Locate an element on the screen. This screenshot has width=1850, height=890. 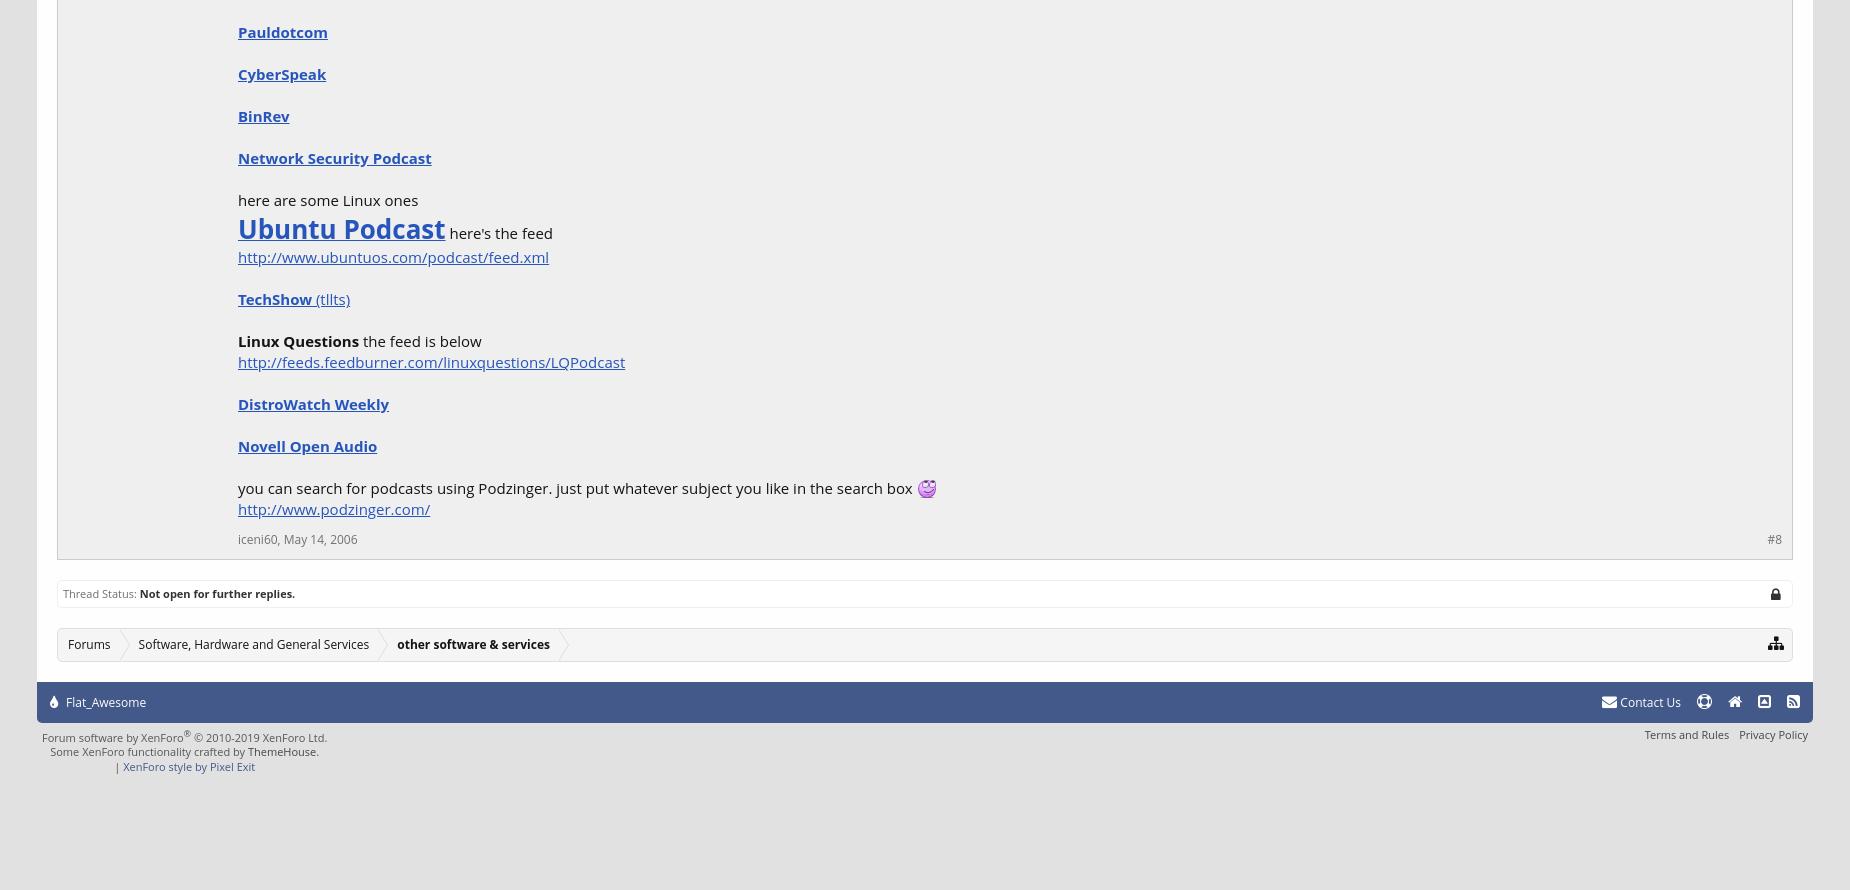
'the feed is below' is located at coordinates (358, 340).